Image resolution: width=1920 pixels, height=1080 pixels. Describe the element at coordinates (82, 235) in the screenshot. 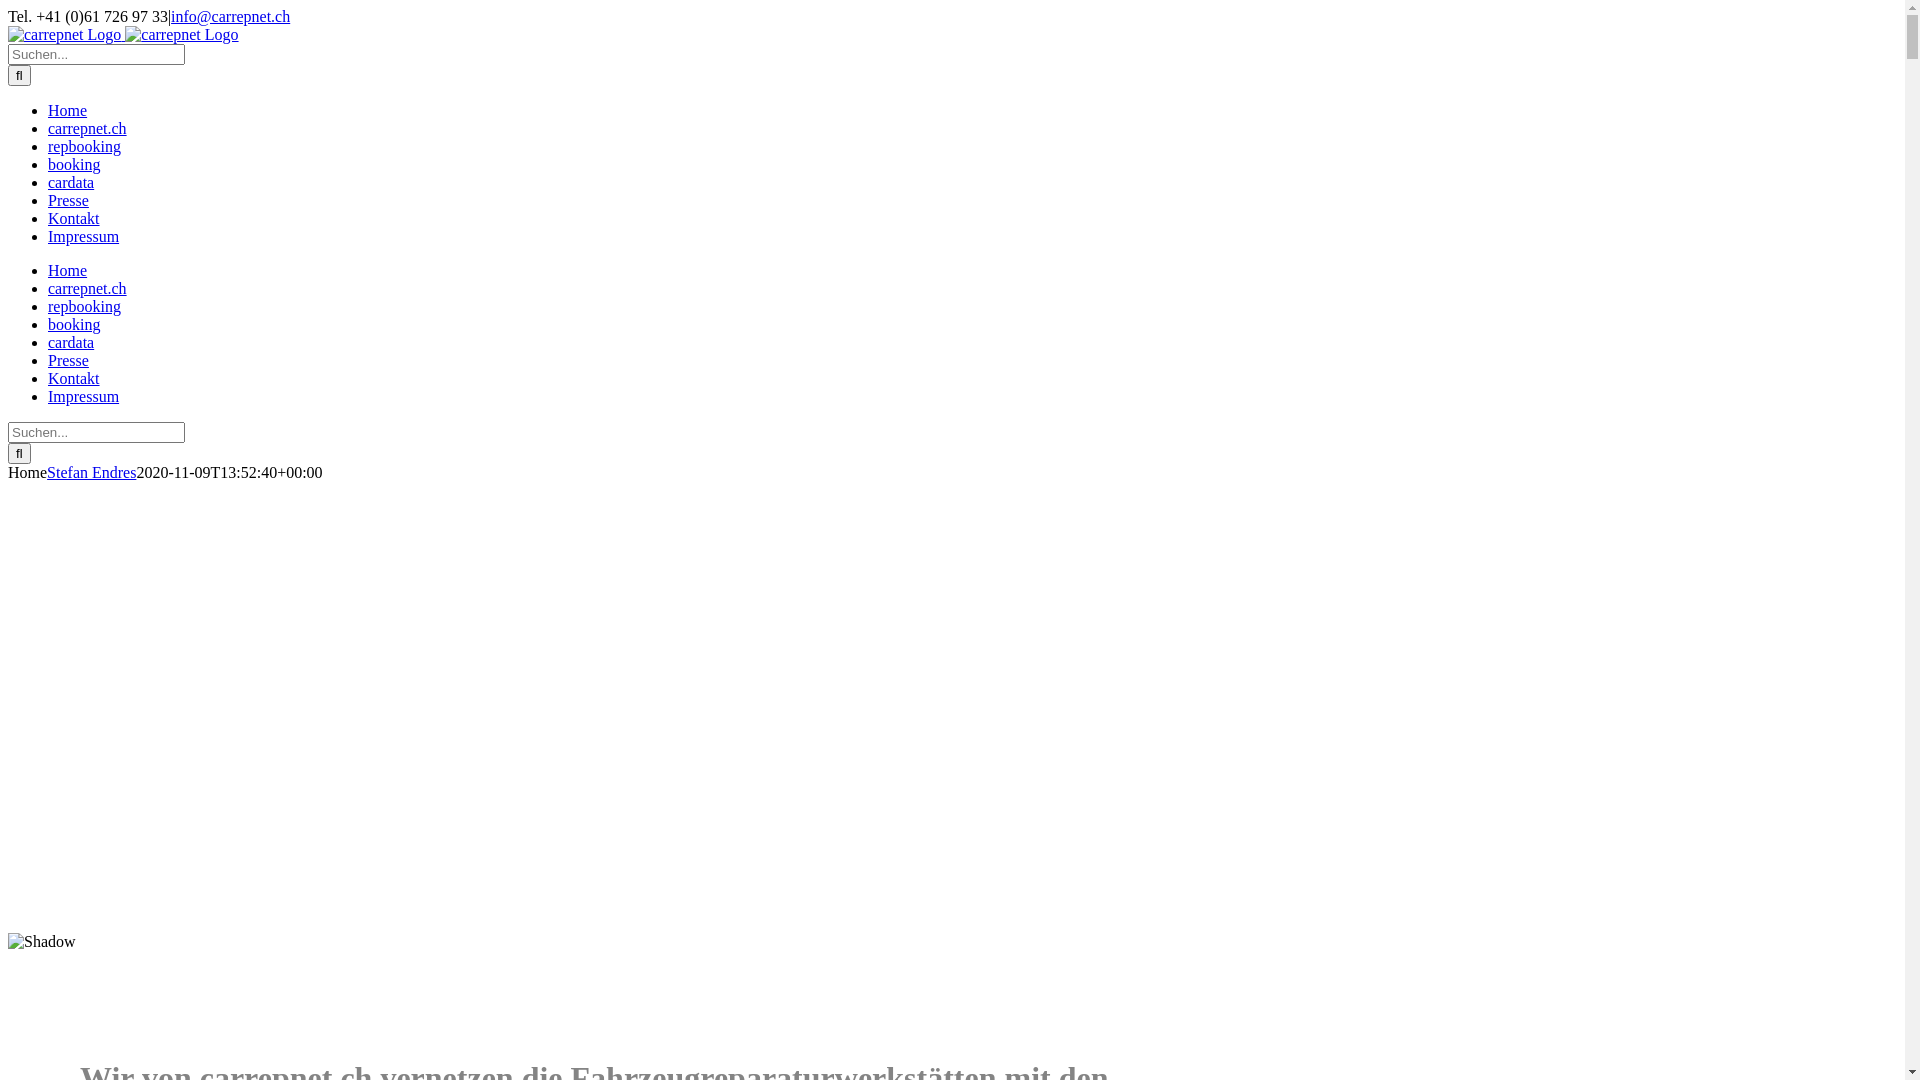

I see `'Impressum'` at that location.